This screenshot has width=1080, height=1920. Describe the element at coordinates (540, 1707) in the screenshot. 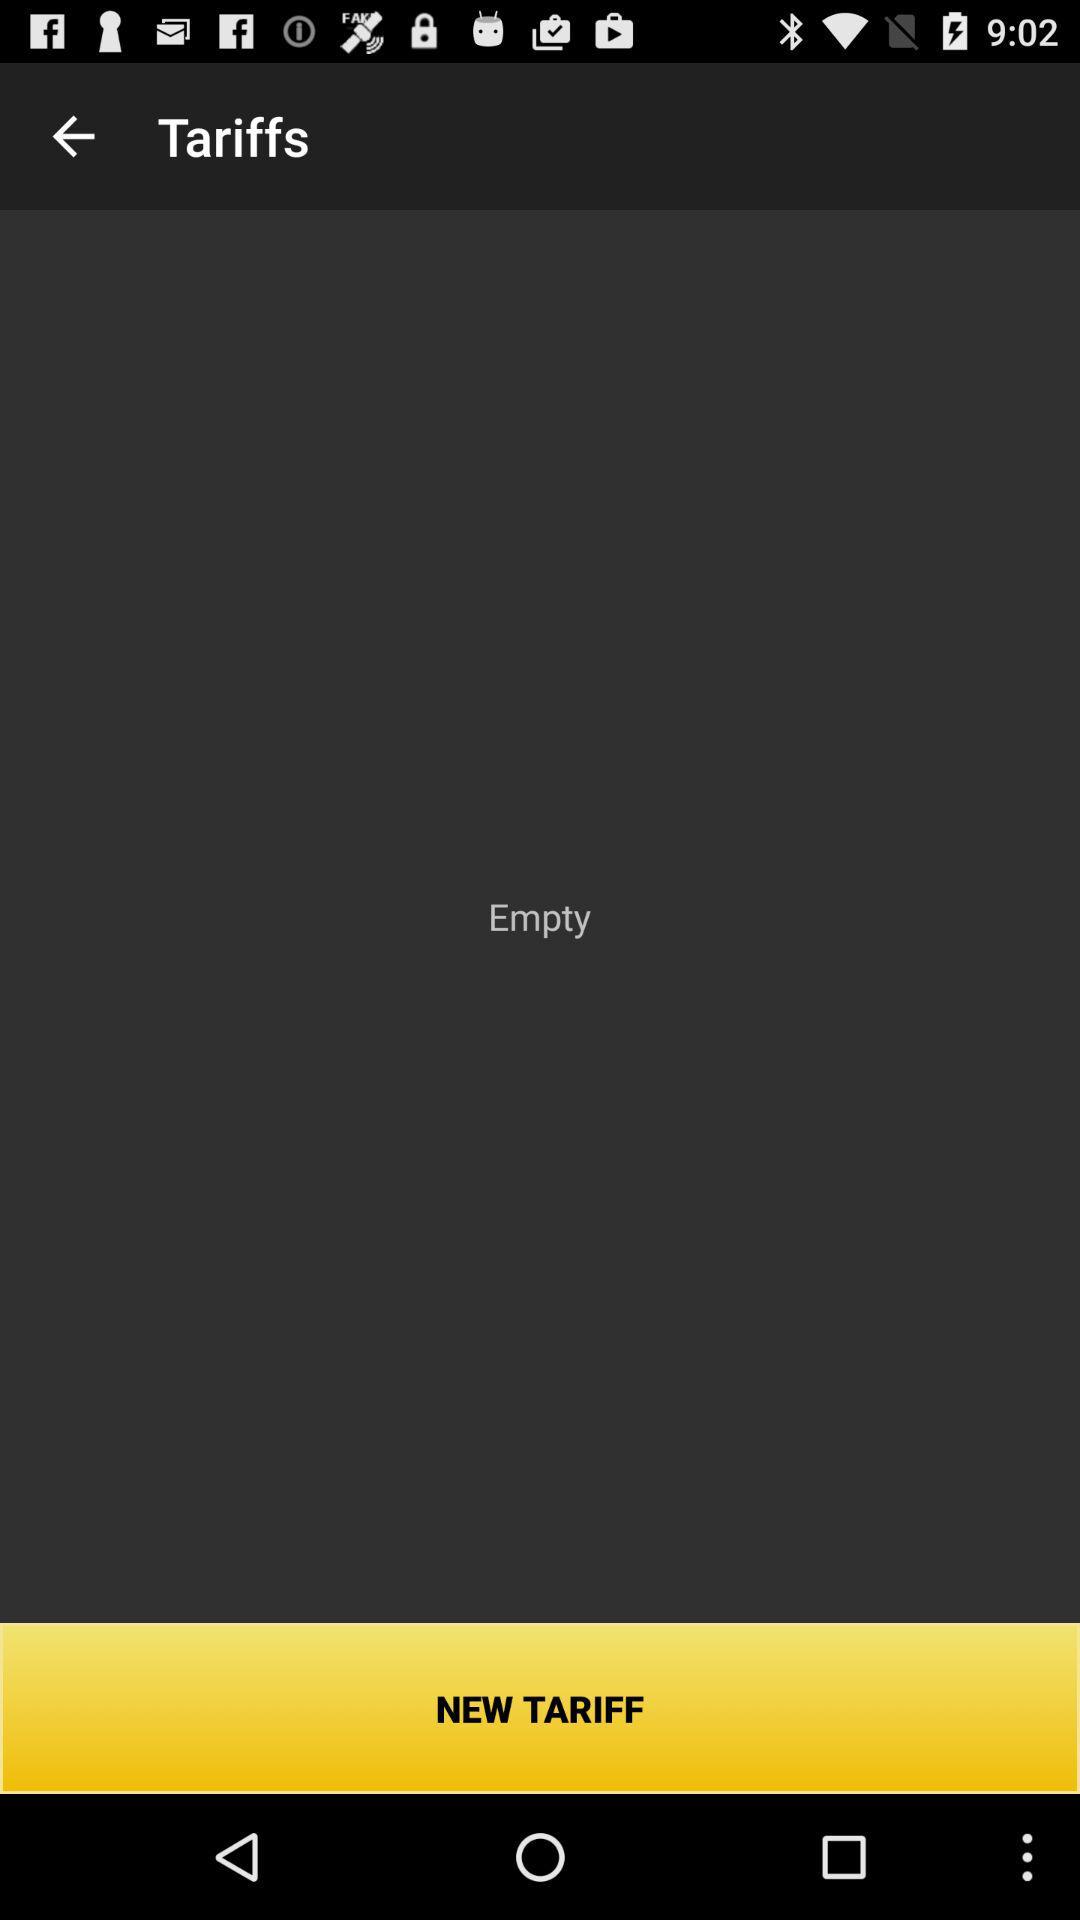

I see `the new tariff` at that location.